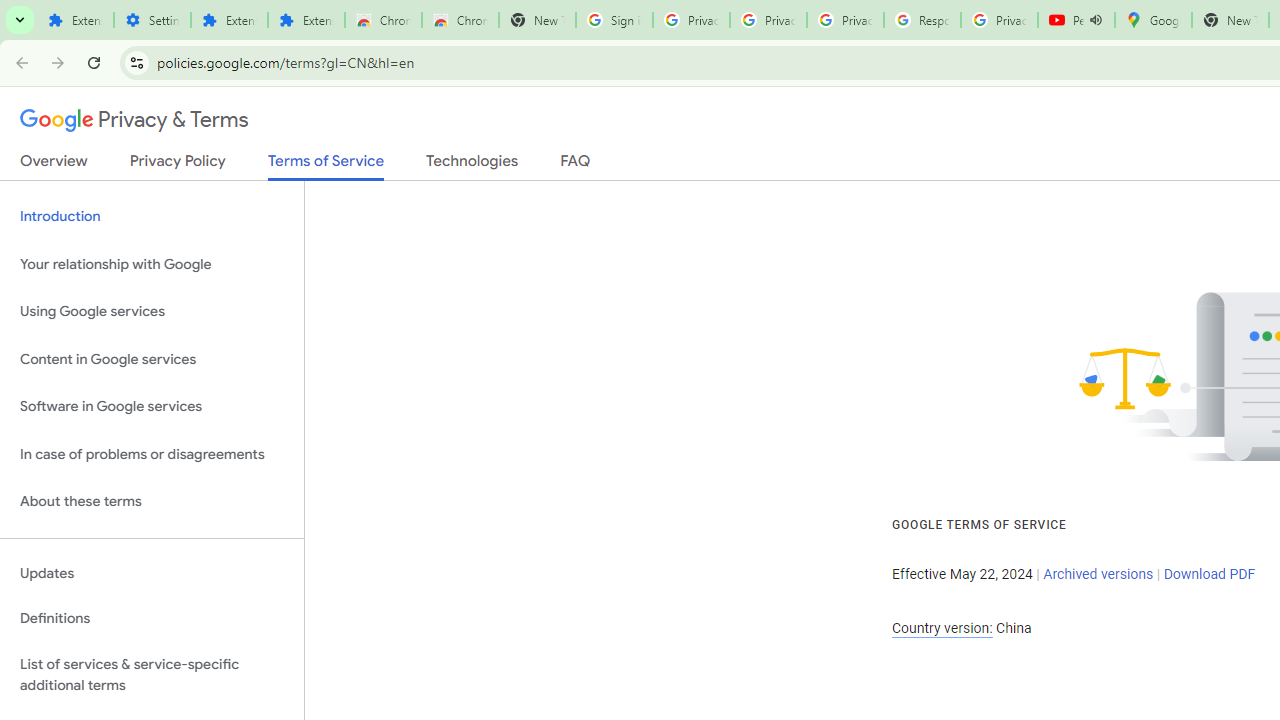  I want to click on 'Your relationship with Google', so click(151, 263).